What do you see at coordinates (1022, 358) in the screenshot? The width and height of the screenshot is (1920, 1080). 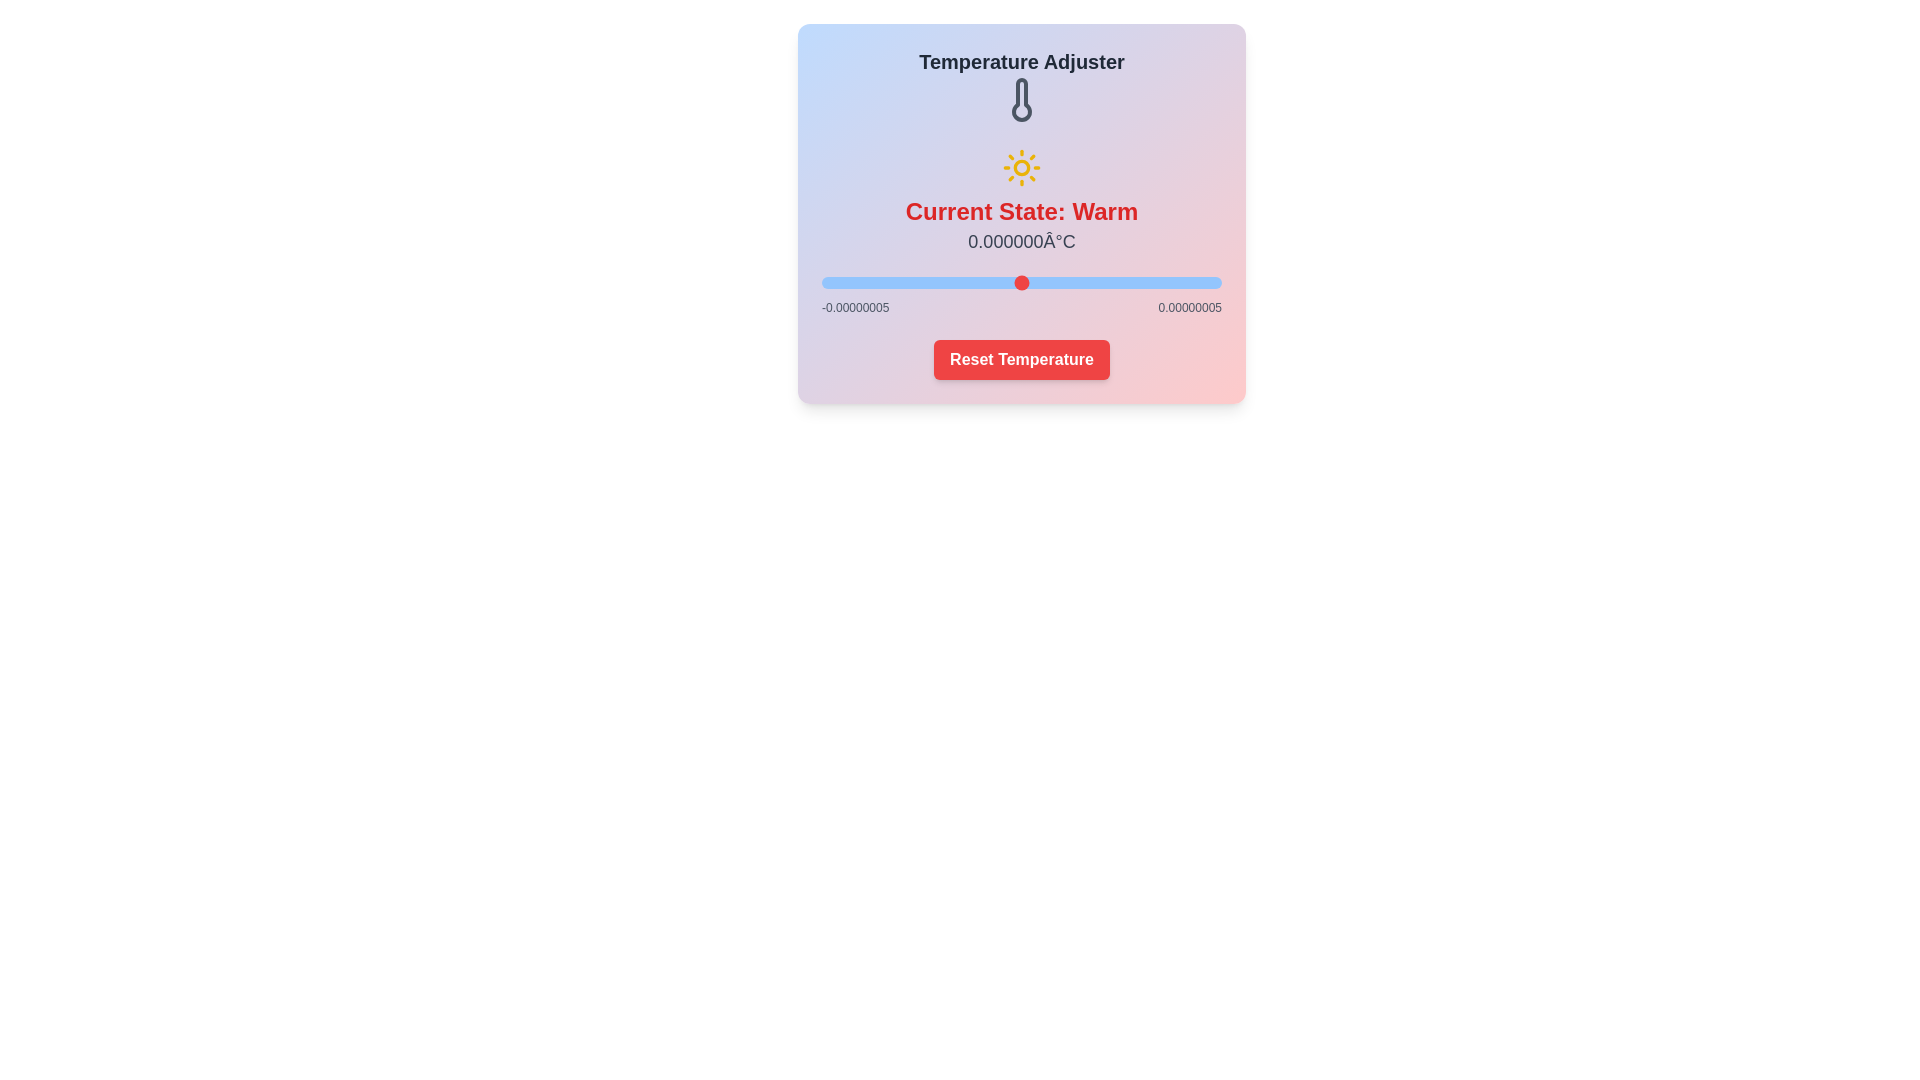 I see `the 'Reset Temperature' button to reset the temperature to its default value` at bounding box center [1022, 358].